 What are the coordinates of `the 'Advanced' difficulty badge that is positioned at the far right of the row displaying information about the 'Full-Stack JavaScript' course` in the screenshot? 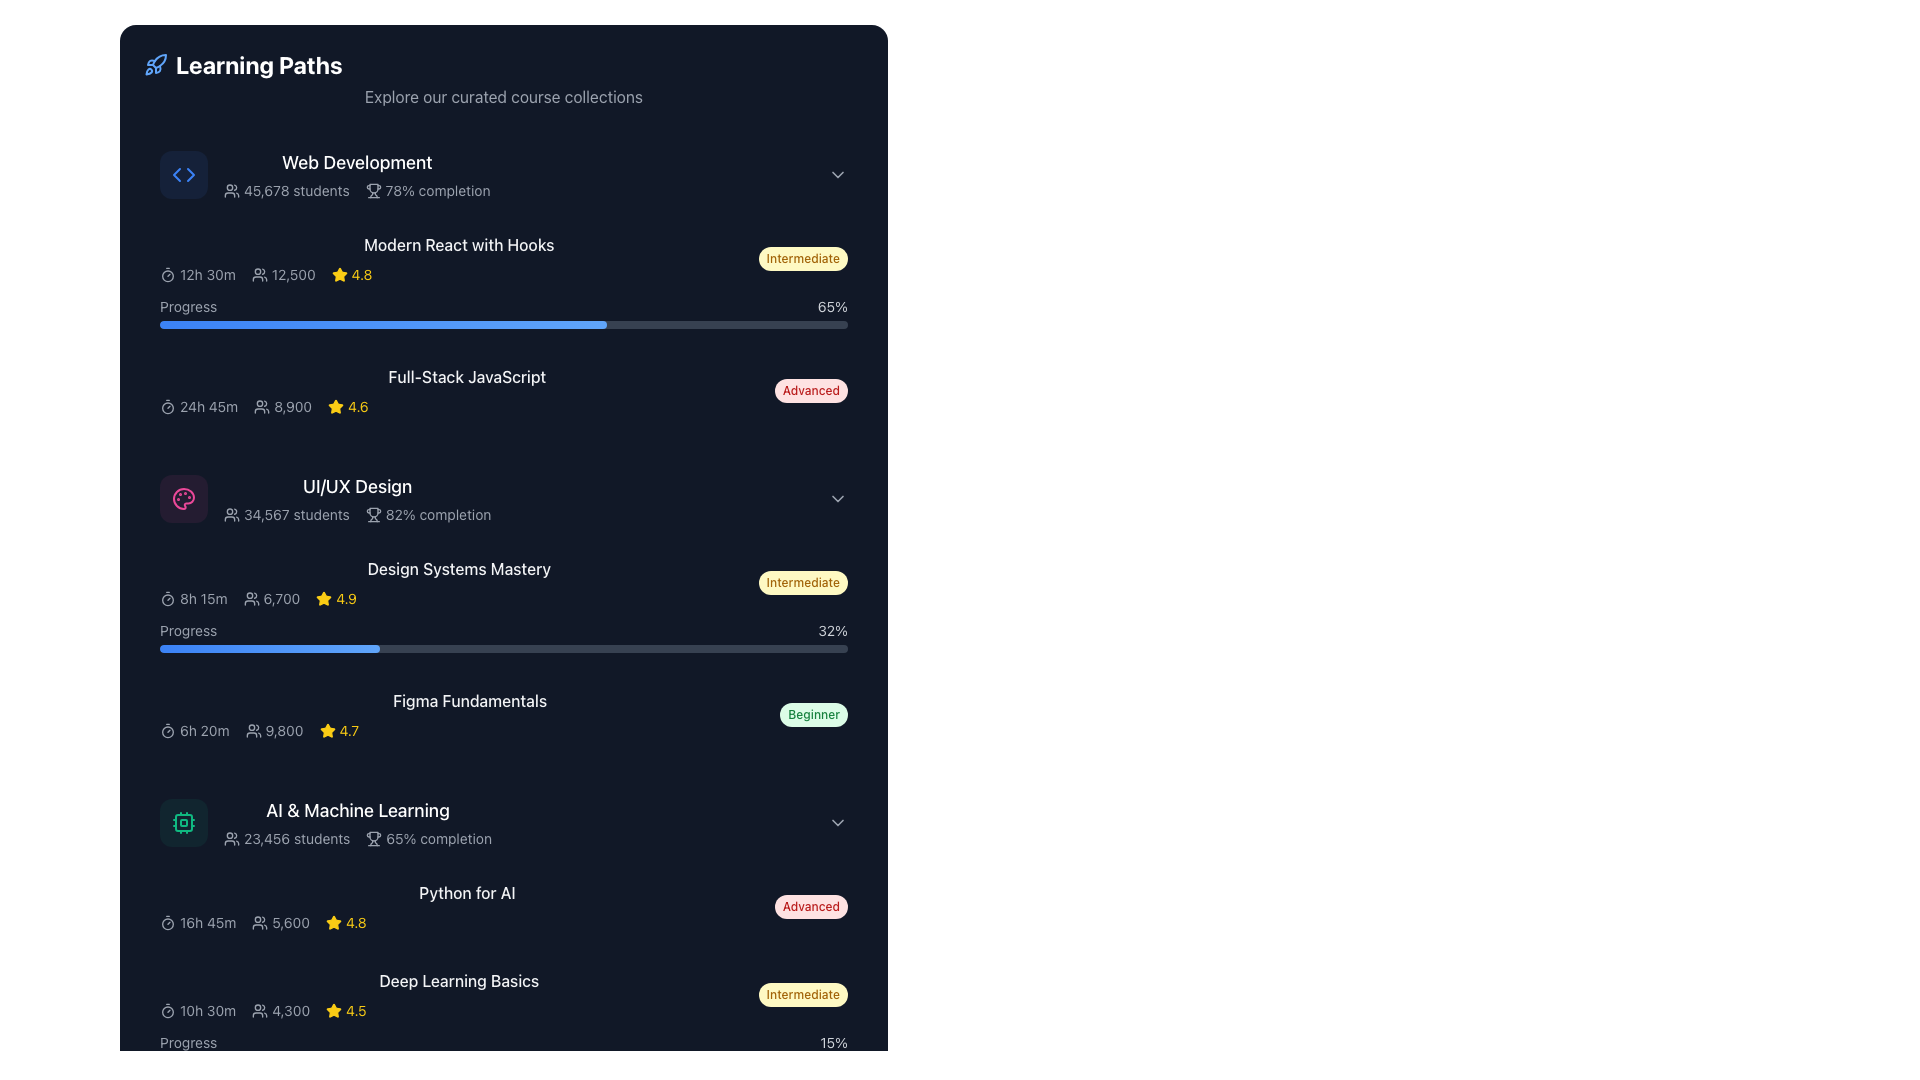 It's located at (811, 390).